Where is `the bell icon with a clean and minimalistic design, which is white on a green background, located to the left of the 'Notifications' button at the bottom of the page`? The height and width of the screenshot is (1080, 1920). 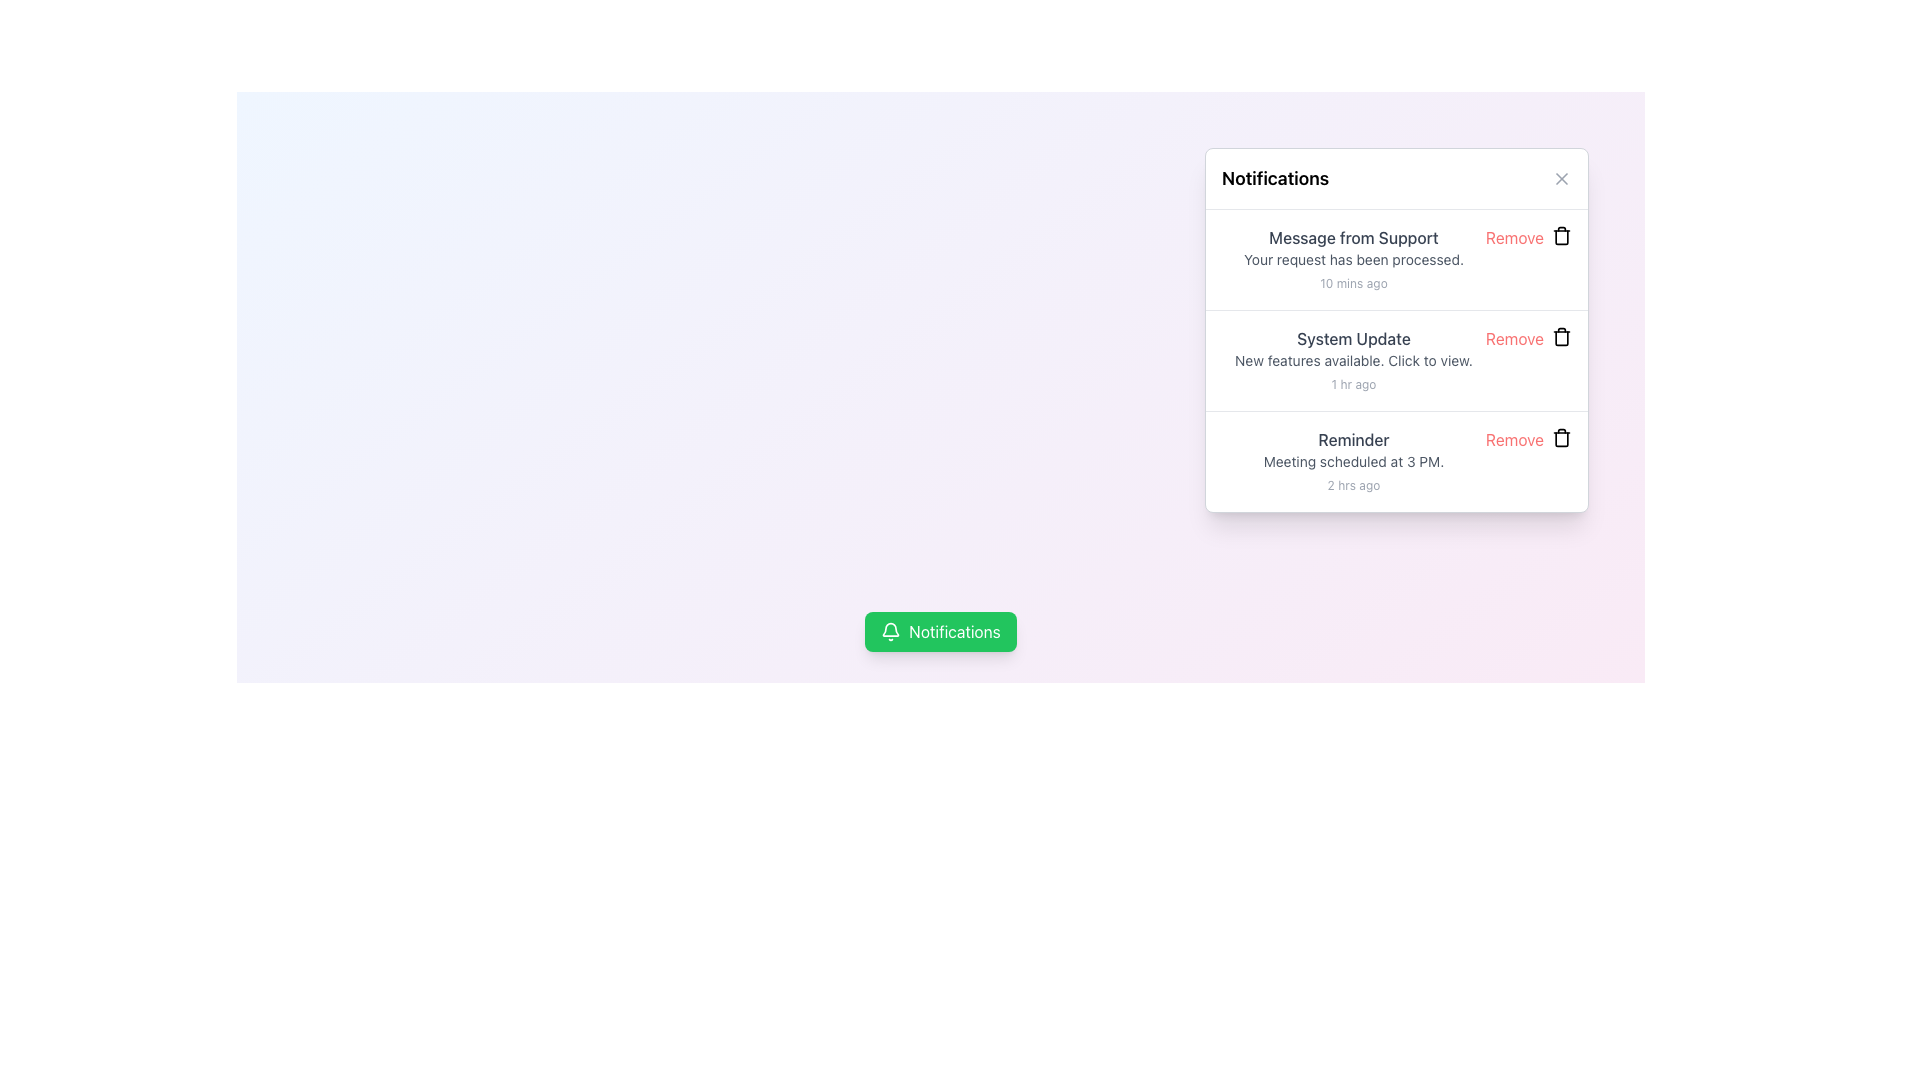 the bell icon with a clean and minimalistic design, which is white on a green background, located to the left of the 'Notifications' button at the bottom of the page is located at coordinates (890, 632).